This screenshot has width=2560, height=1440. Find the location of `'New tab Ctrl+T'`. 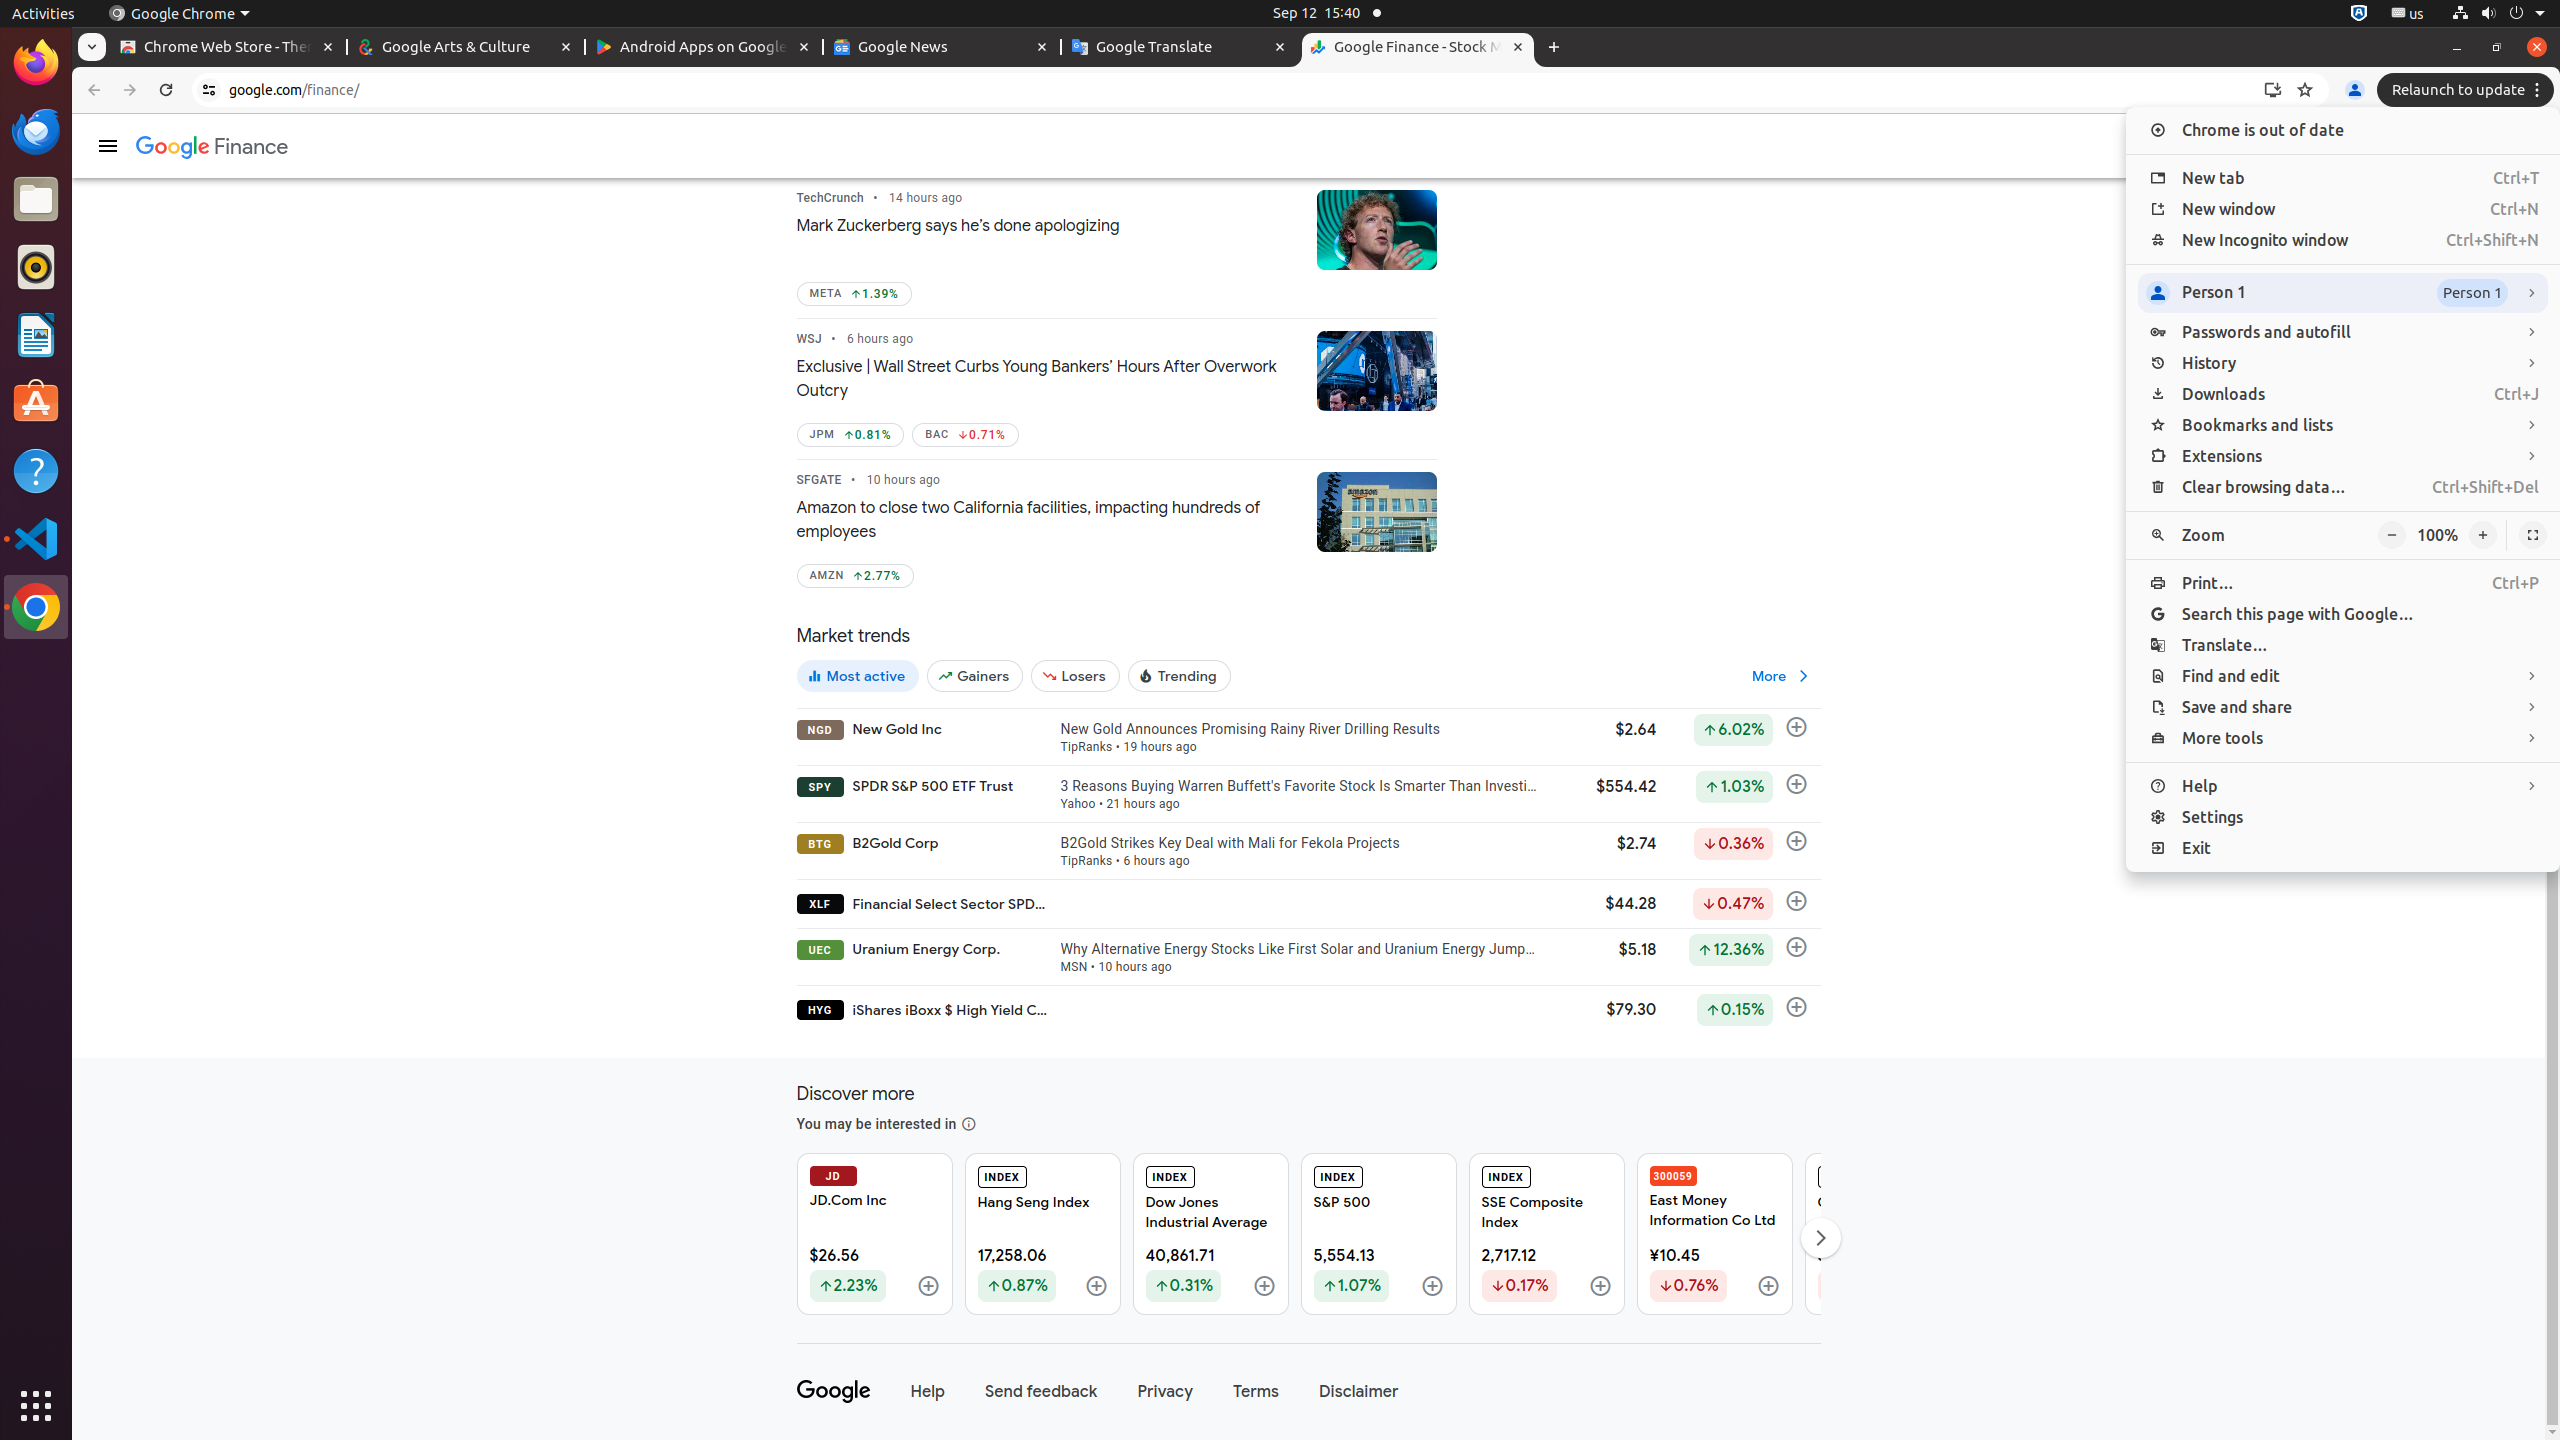

'New tab Ctrl+T' is located at coordinates (2341, 177).